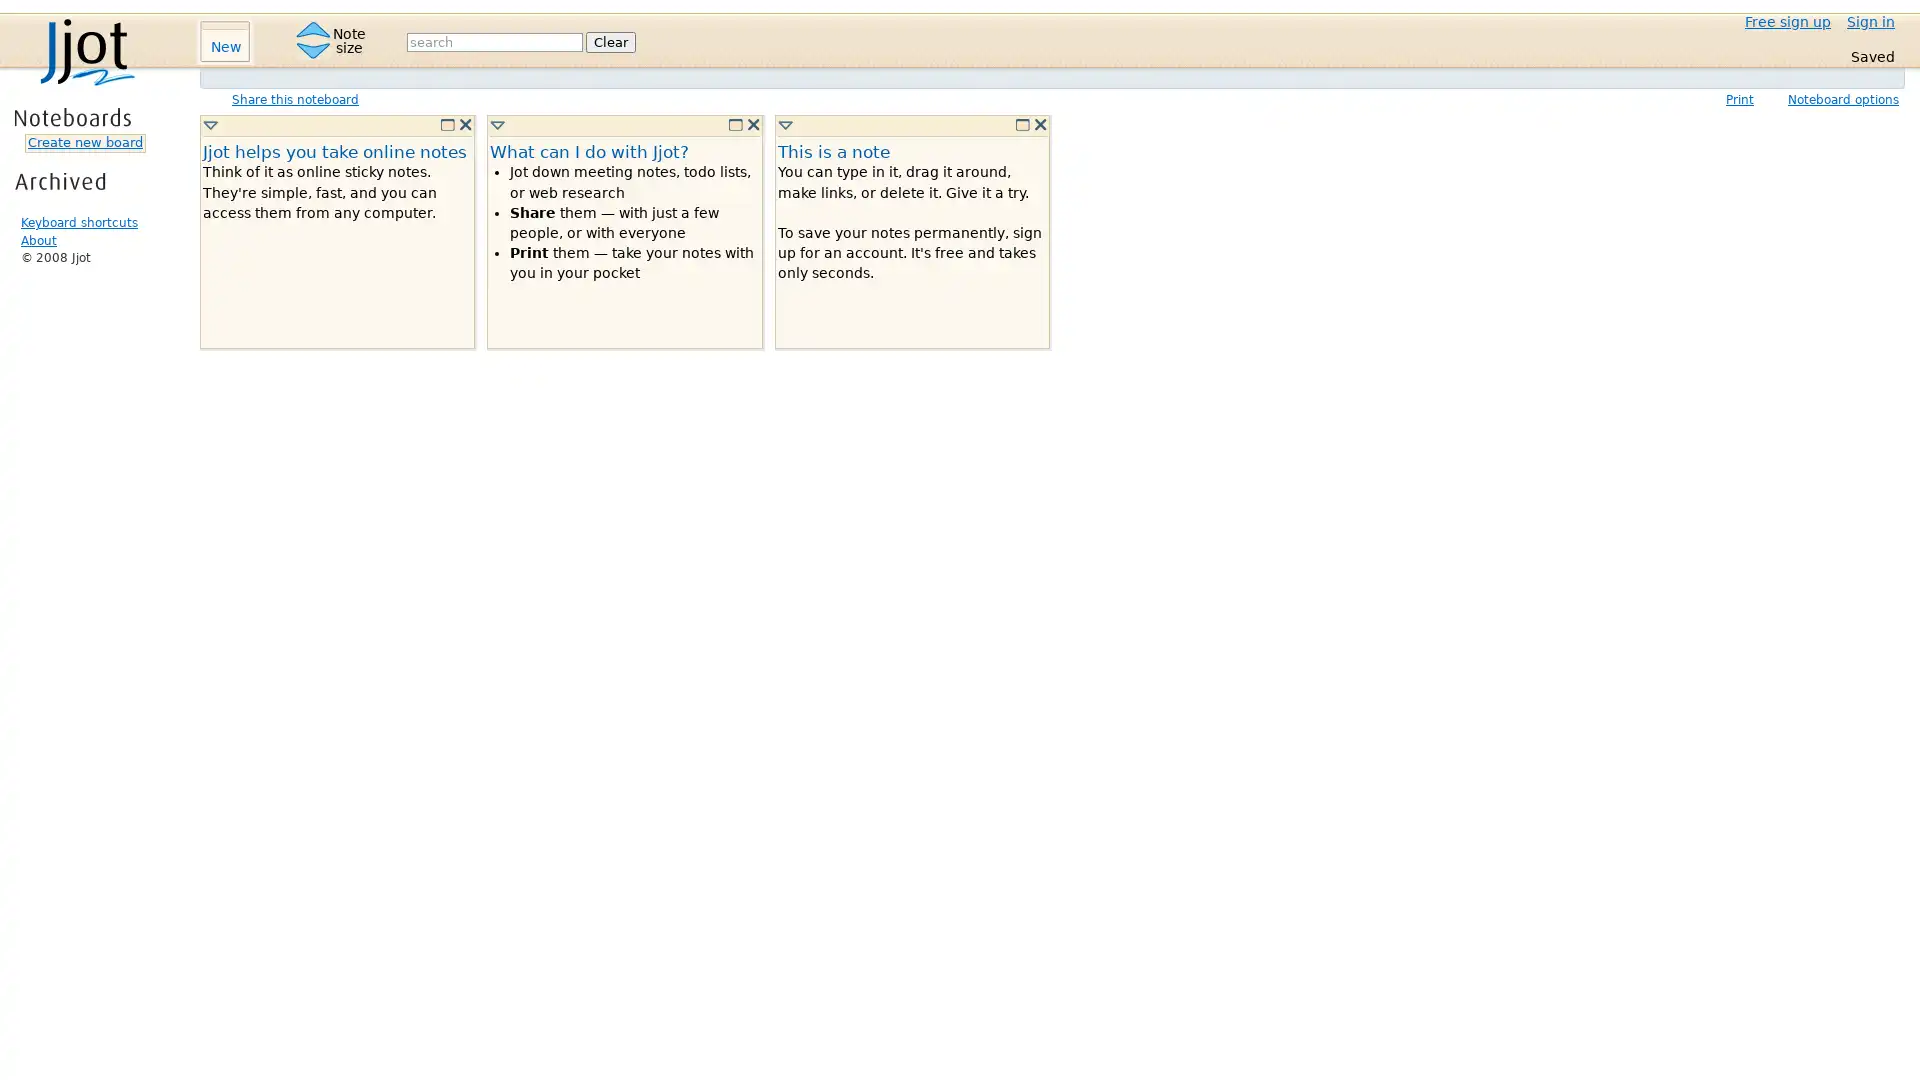 Image resolution: width=1920 pixels, height=1080 pixels. Describe the element at coordinates (609, 41) in the screenshot. I see `Clear` at that location.